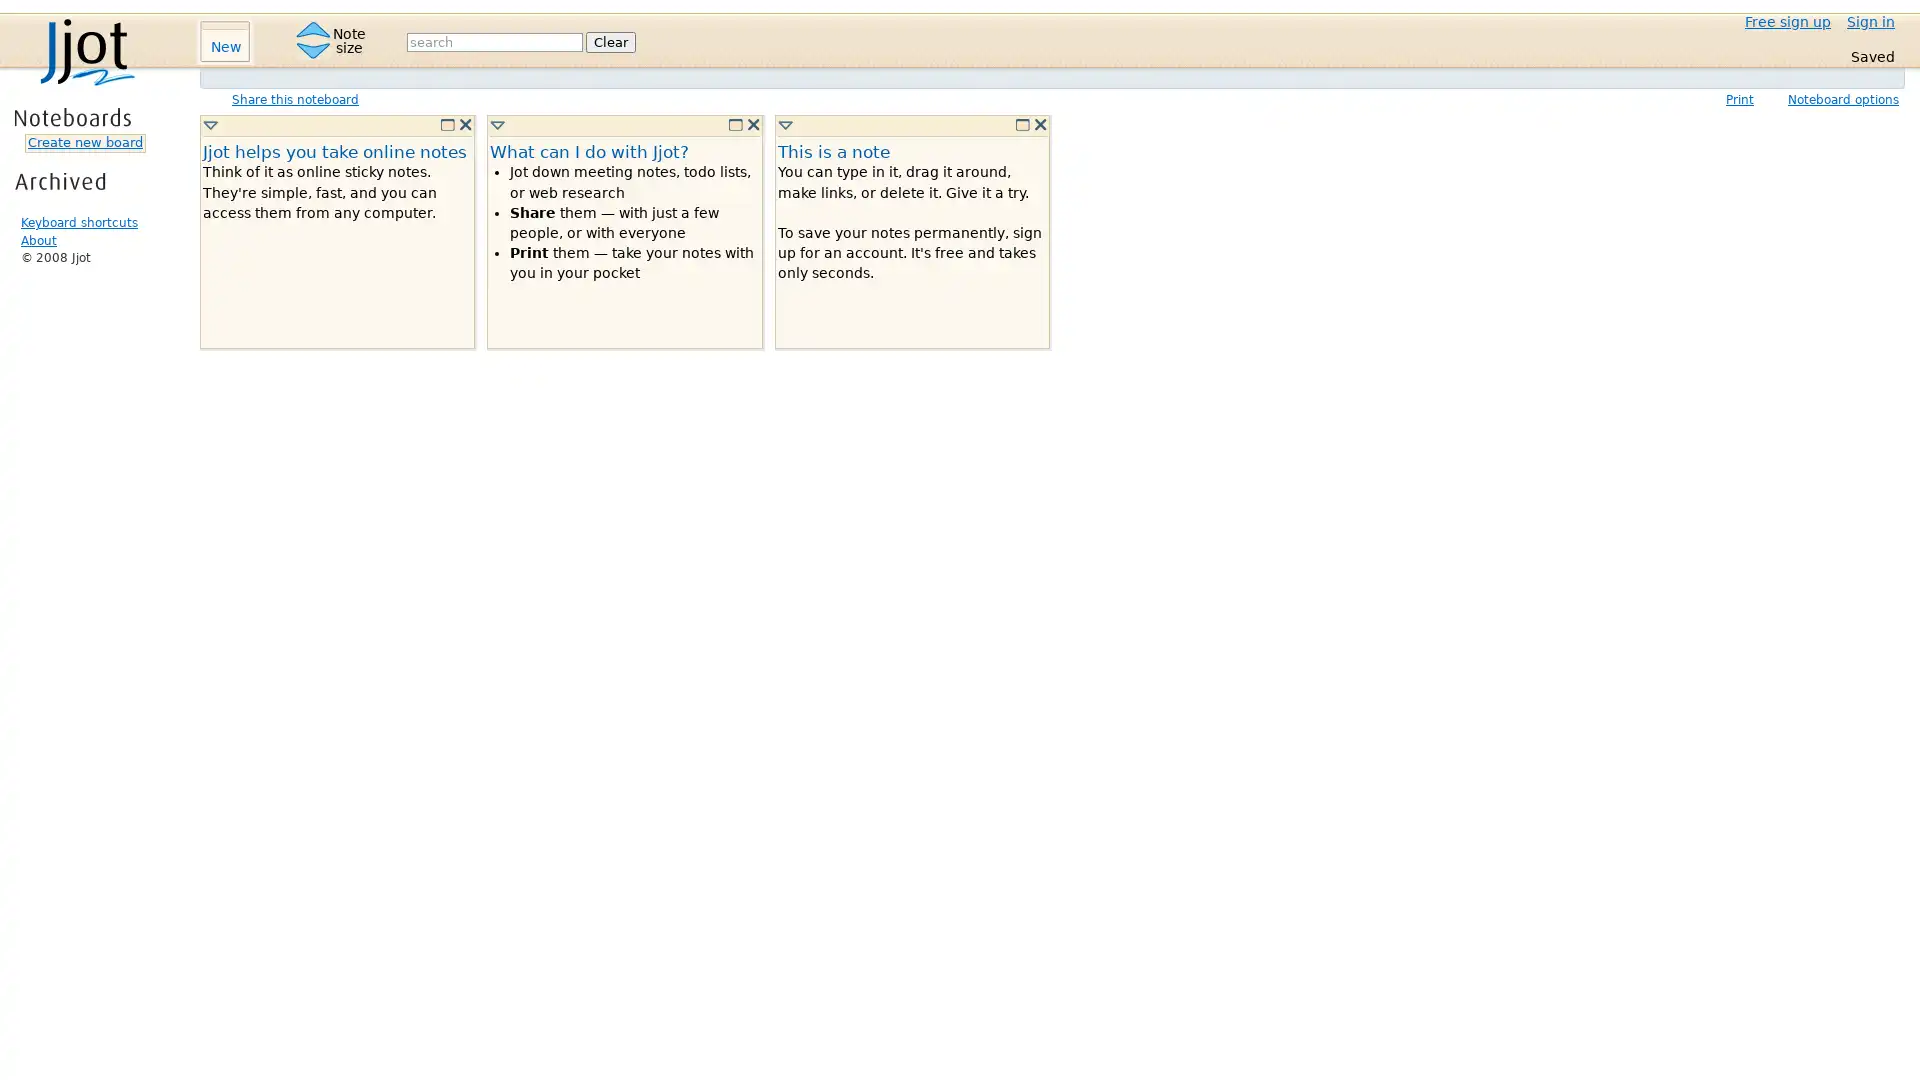 Image resolution: width=1920 pixels, height=1080 pixels. Describe the element at coordinates (609, 41) in the screenshot. I see `Clear` at that location.